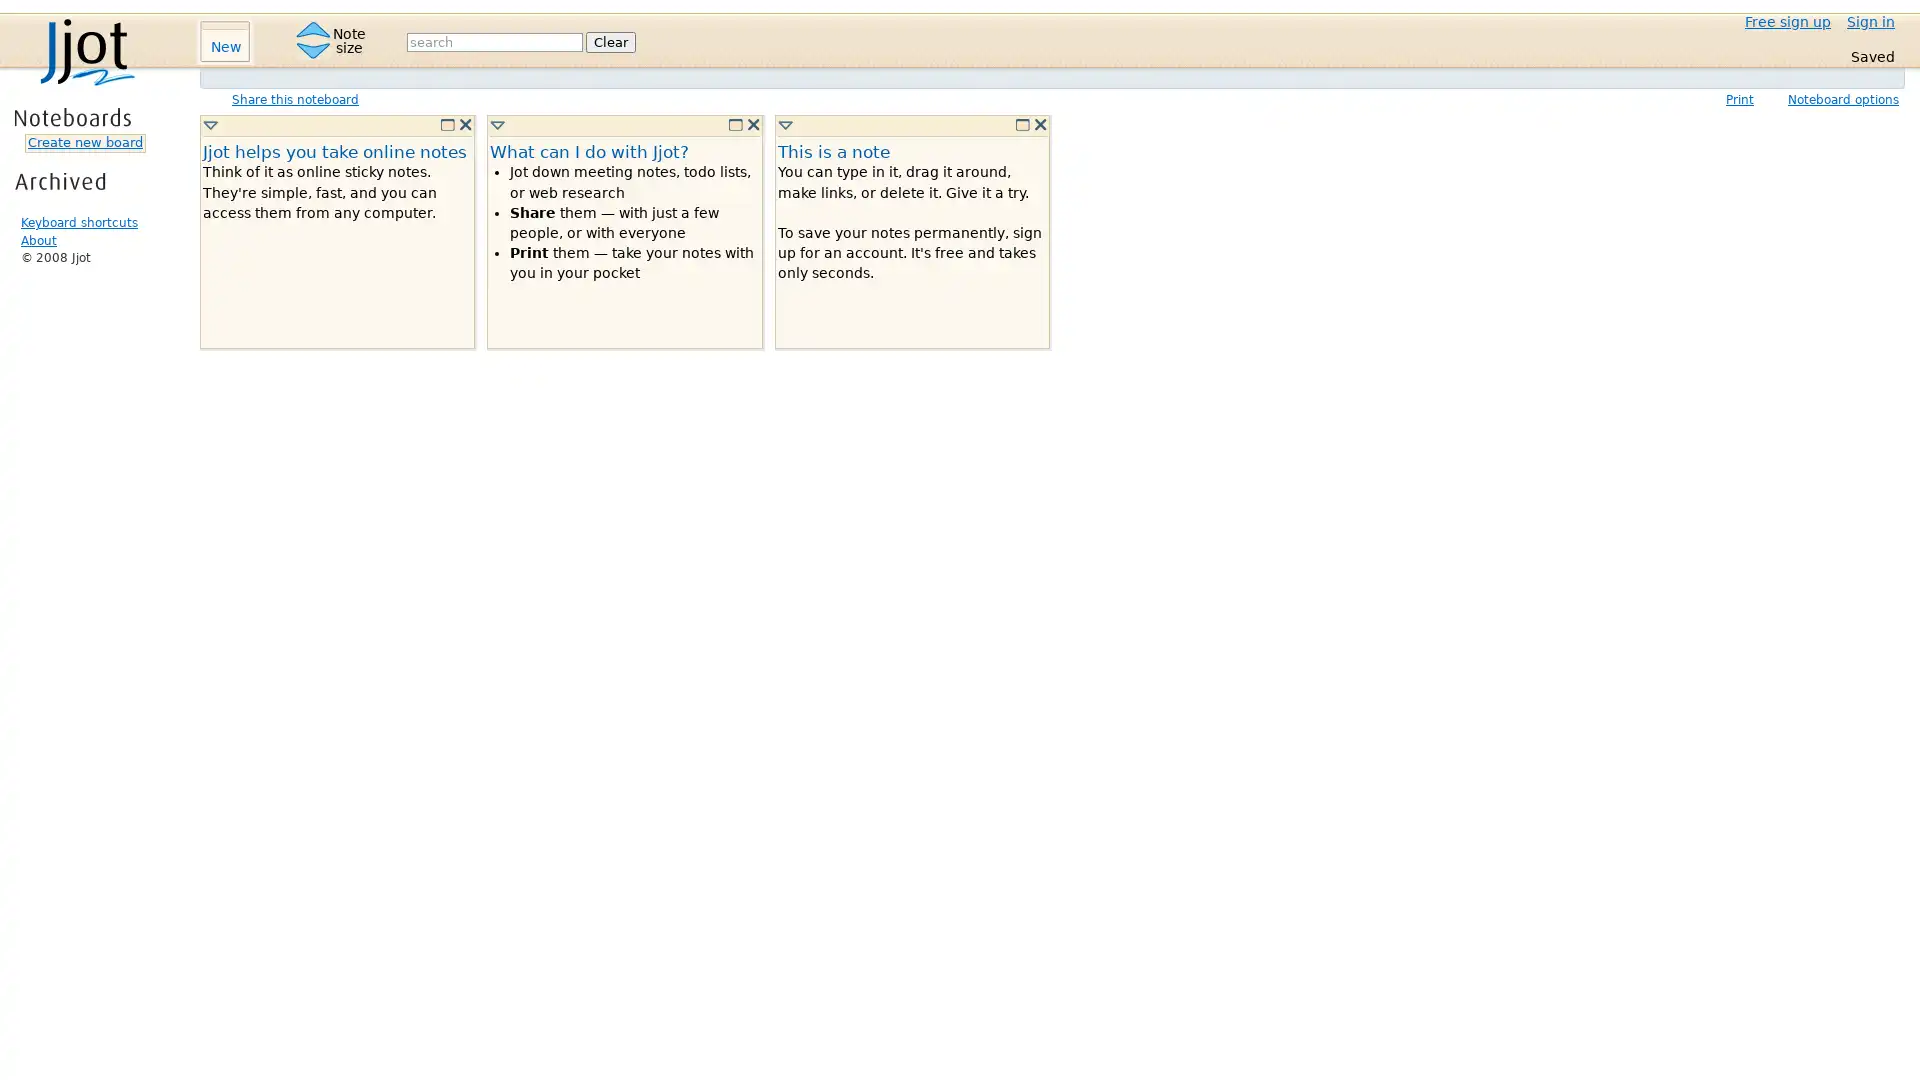 Image resolution: width=1920 pixels, height=1080 pixels. Describe the element at coordinates (609, 41) in the screenshot. I see `Clear` at that location.